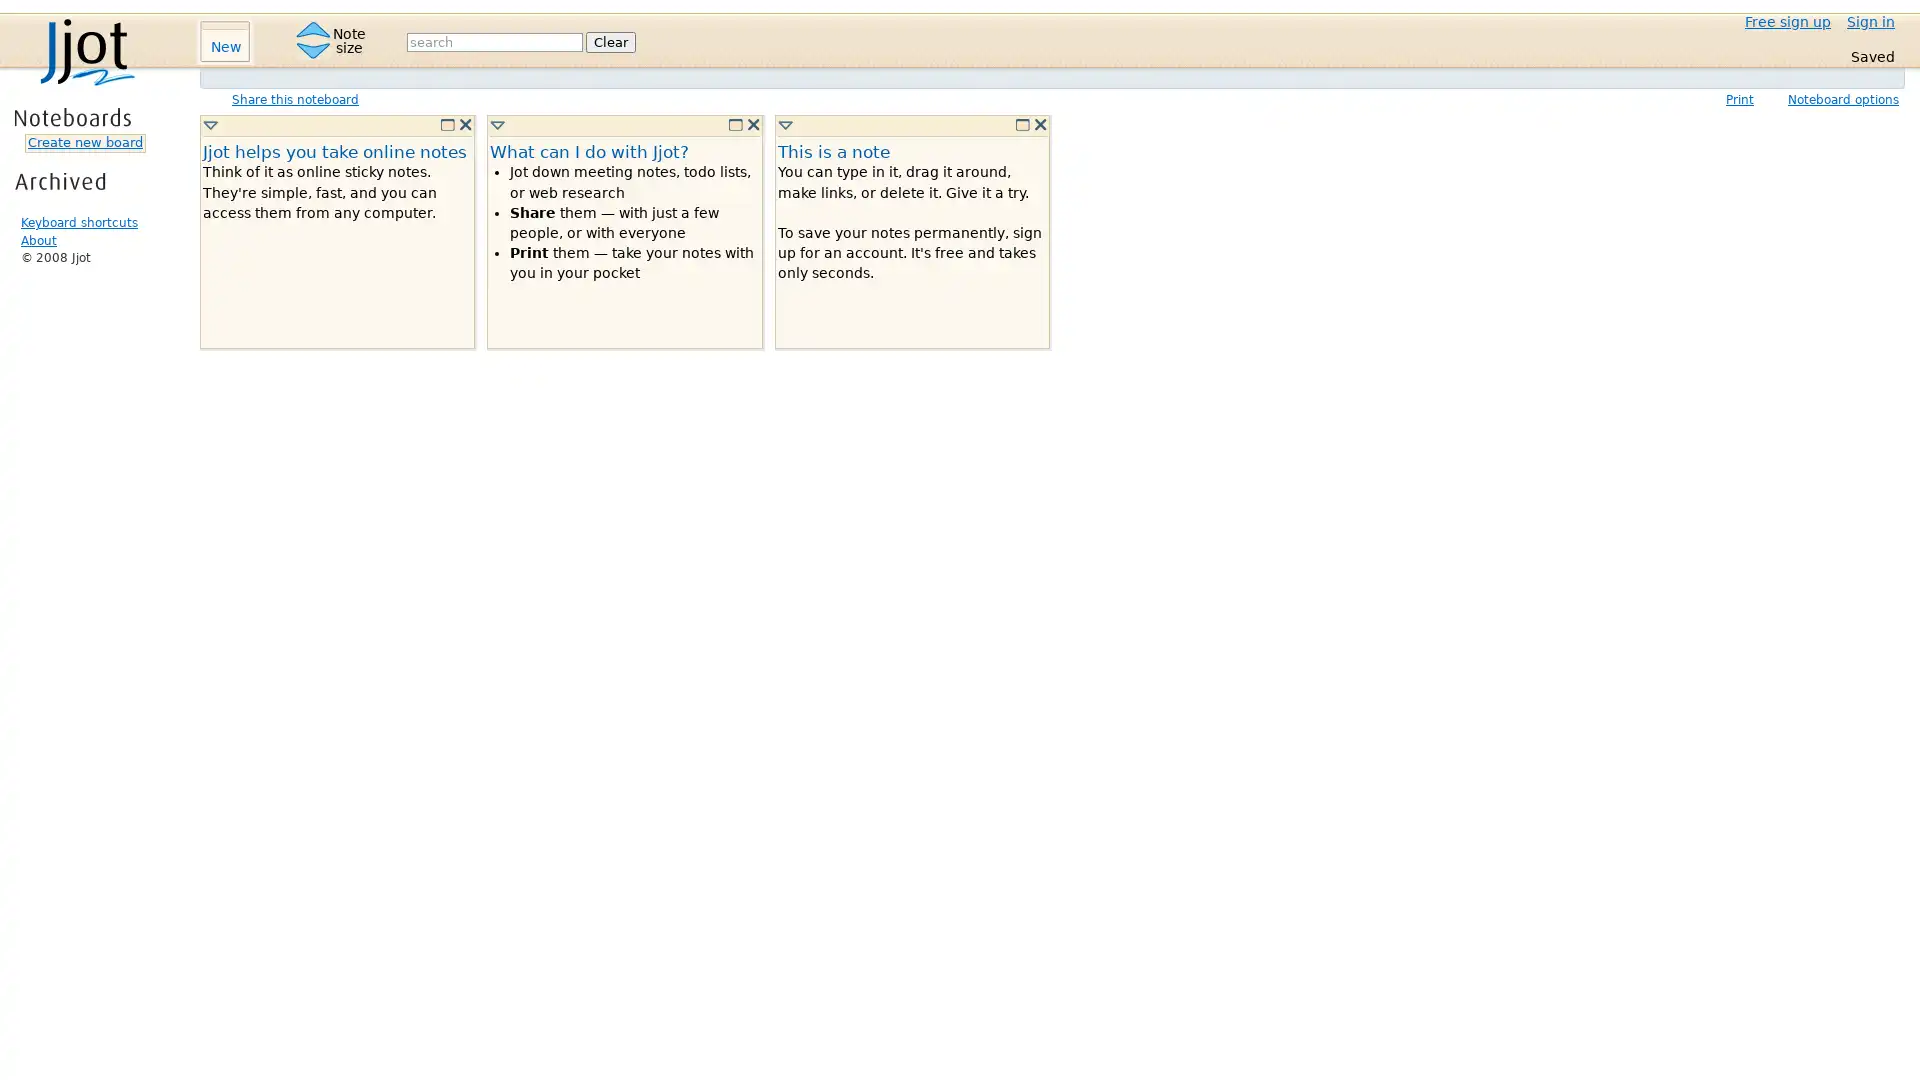 Image resolution: width=1920 pixels, height=1080 pixels. Describe the element at coordinates (609, 41) in the screenshot. I see `Clear` at that location.